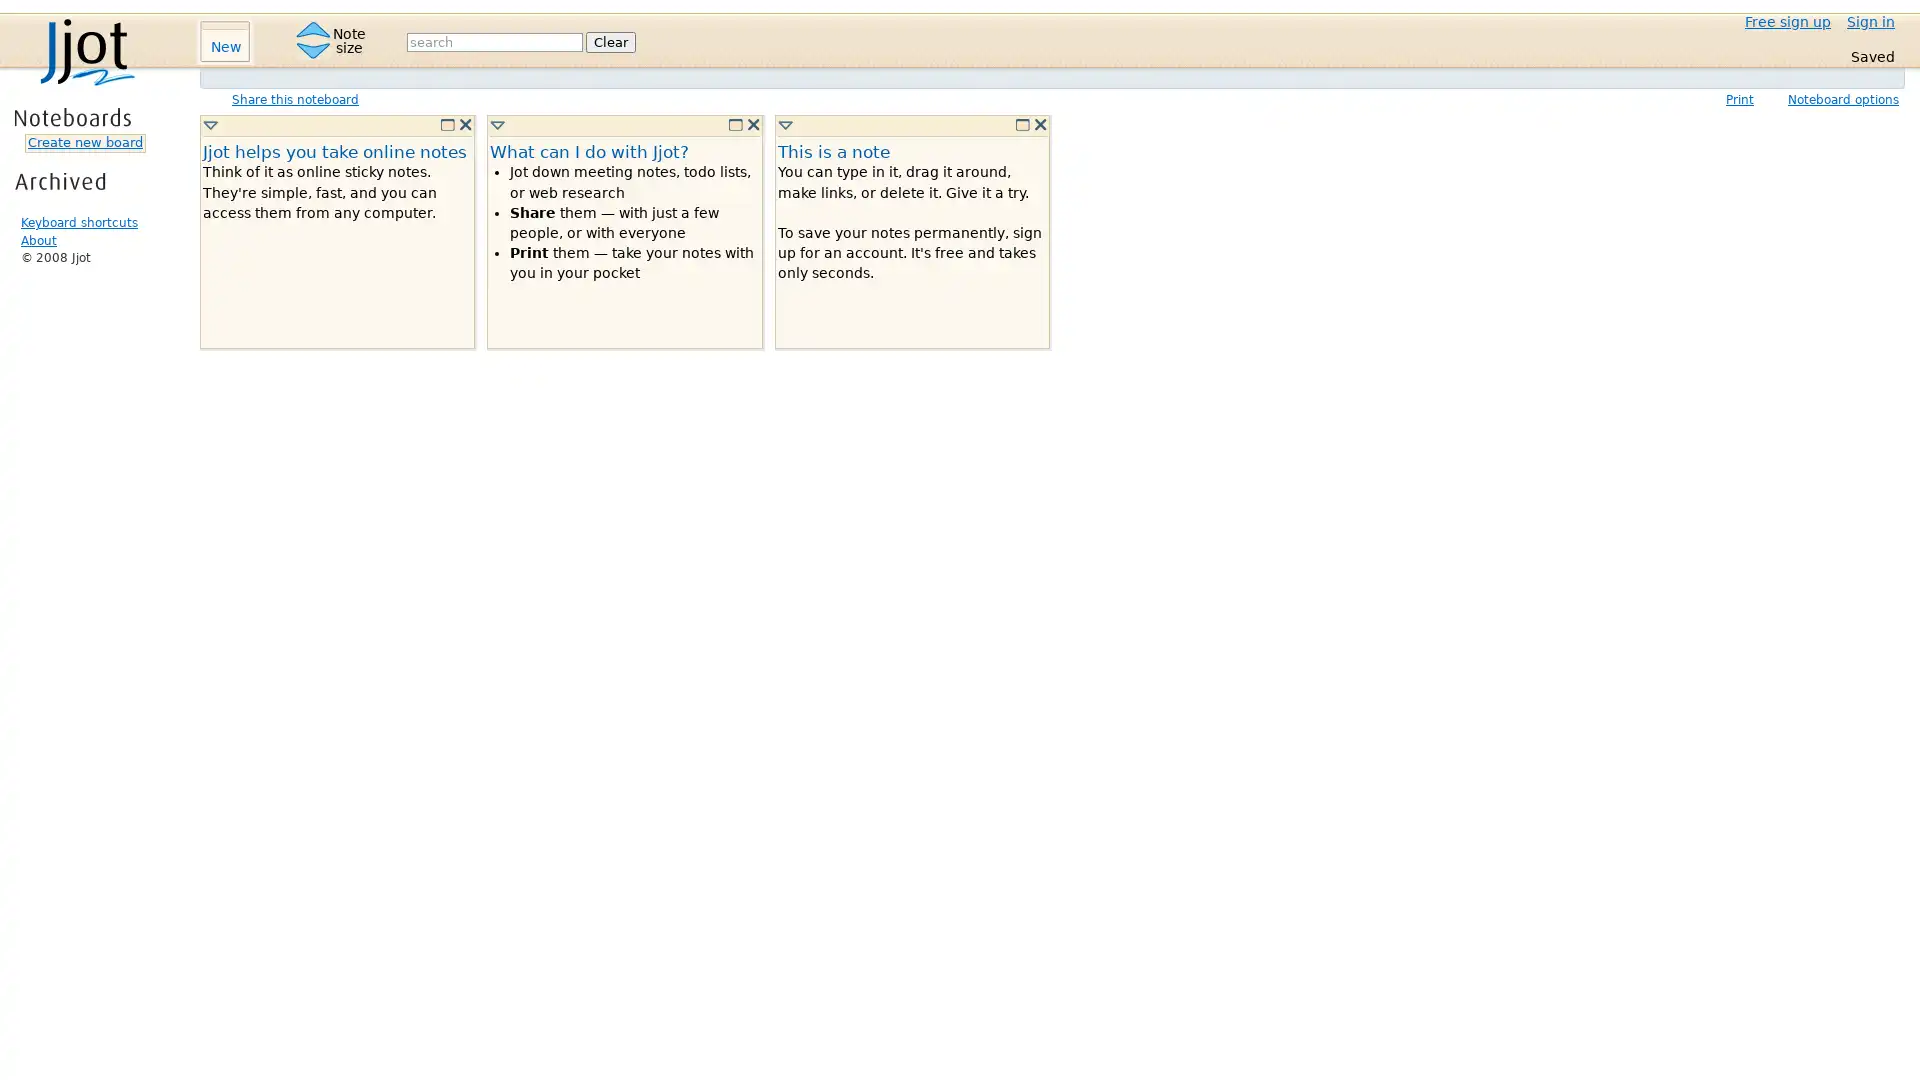 Image resolution: width=1920 pixels, height=1080 pixels. Describe the element at coordinates (609, 41) in the screenshot. I see `Clear` at that location.